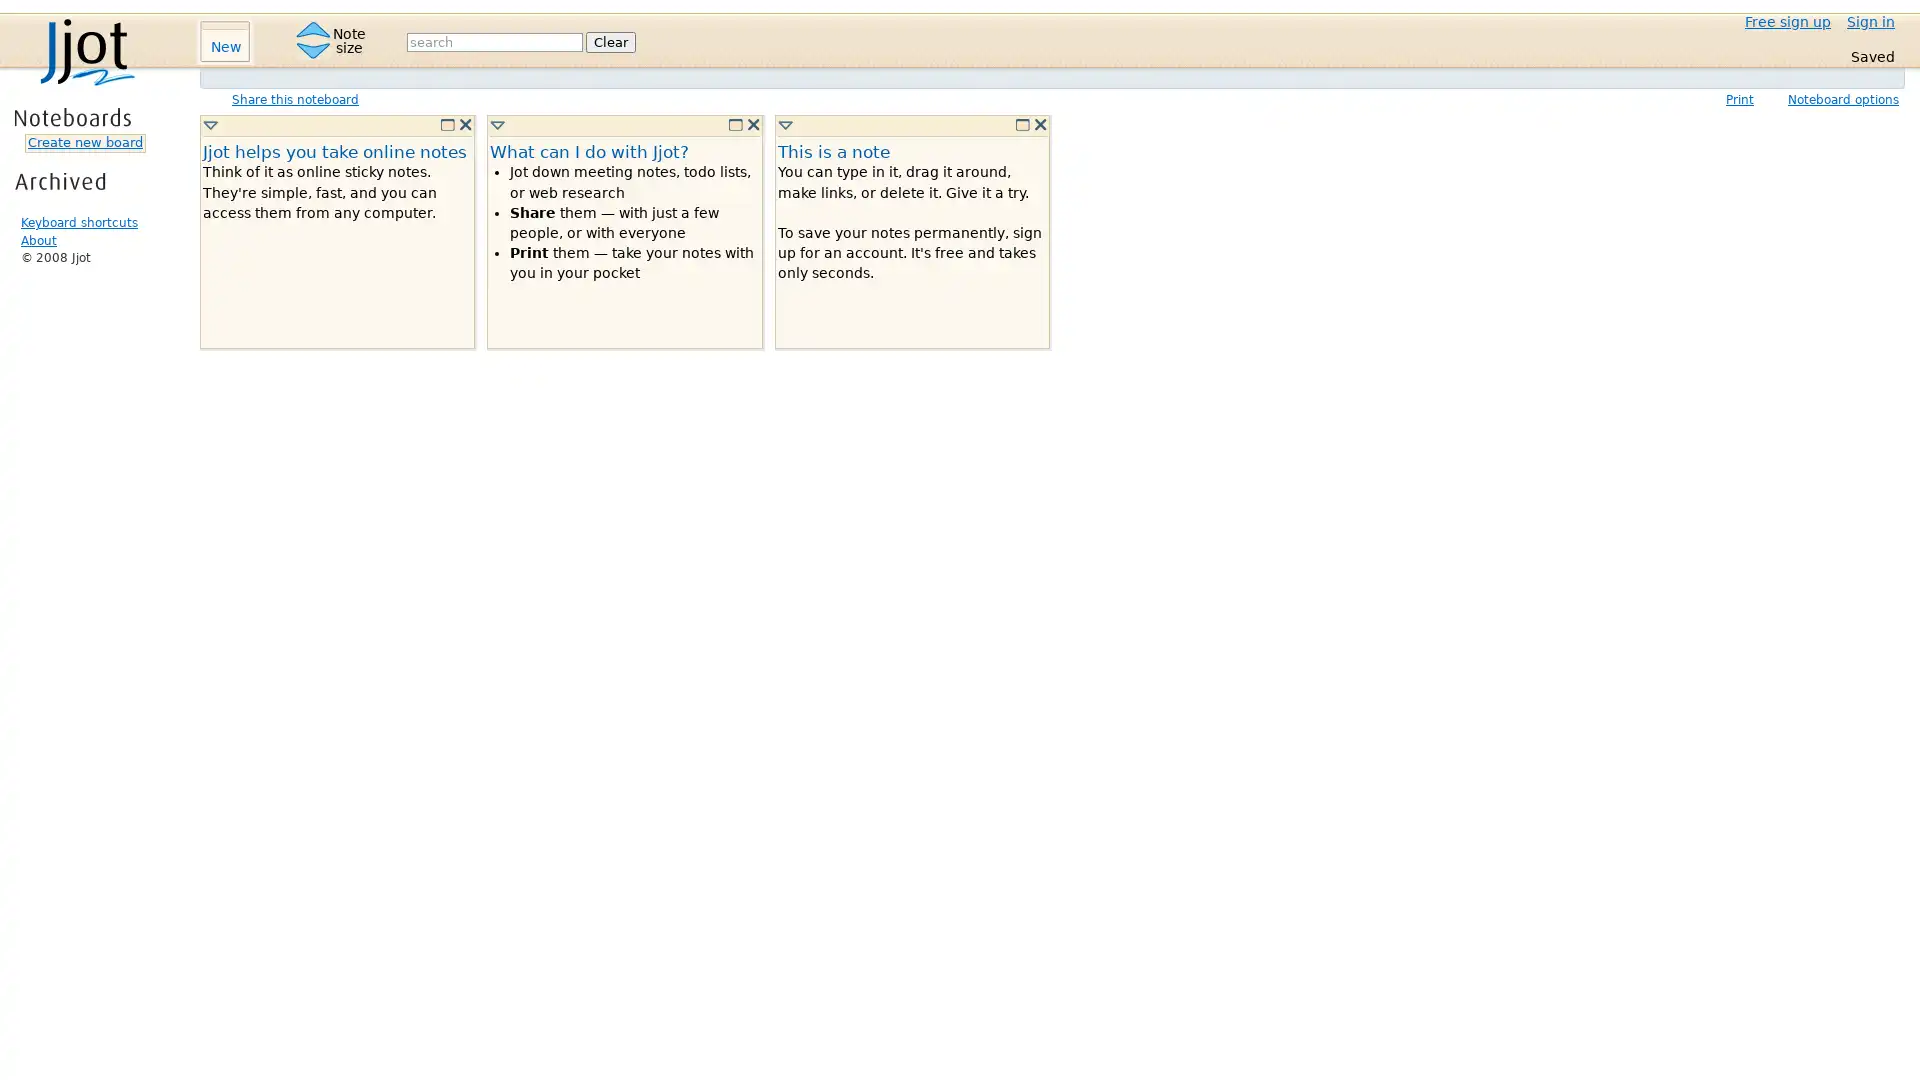 Image resolution: width=1920 pixels, height=1080 pixels. Describe the element at coordinates (609, 41) in the screenshot. I see `Clear` at that location.